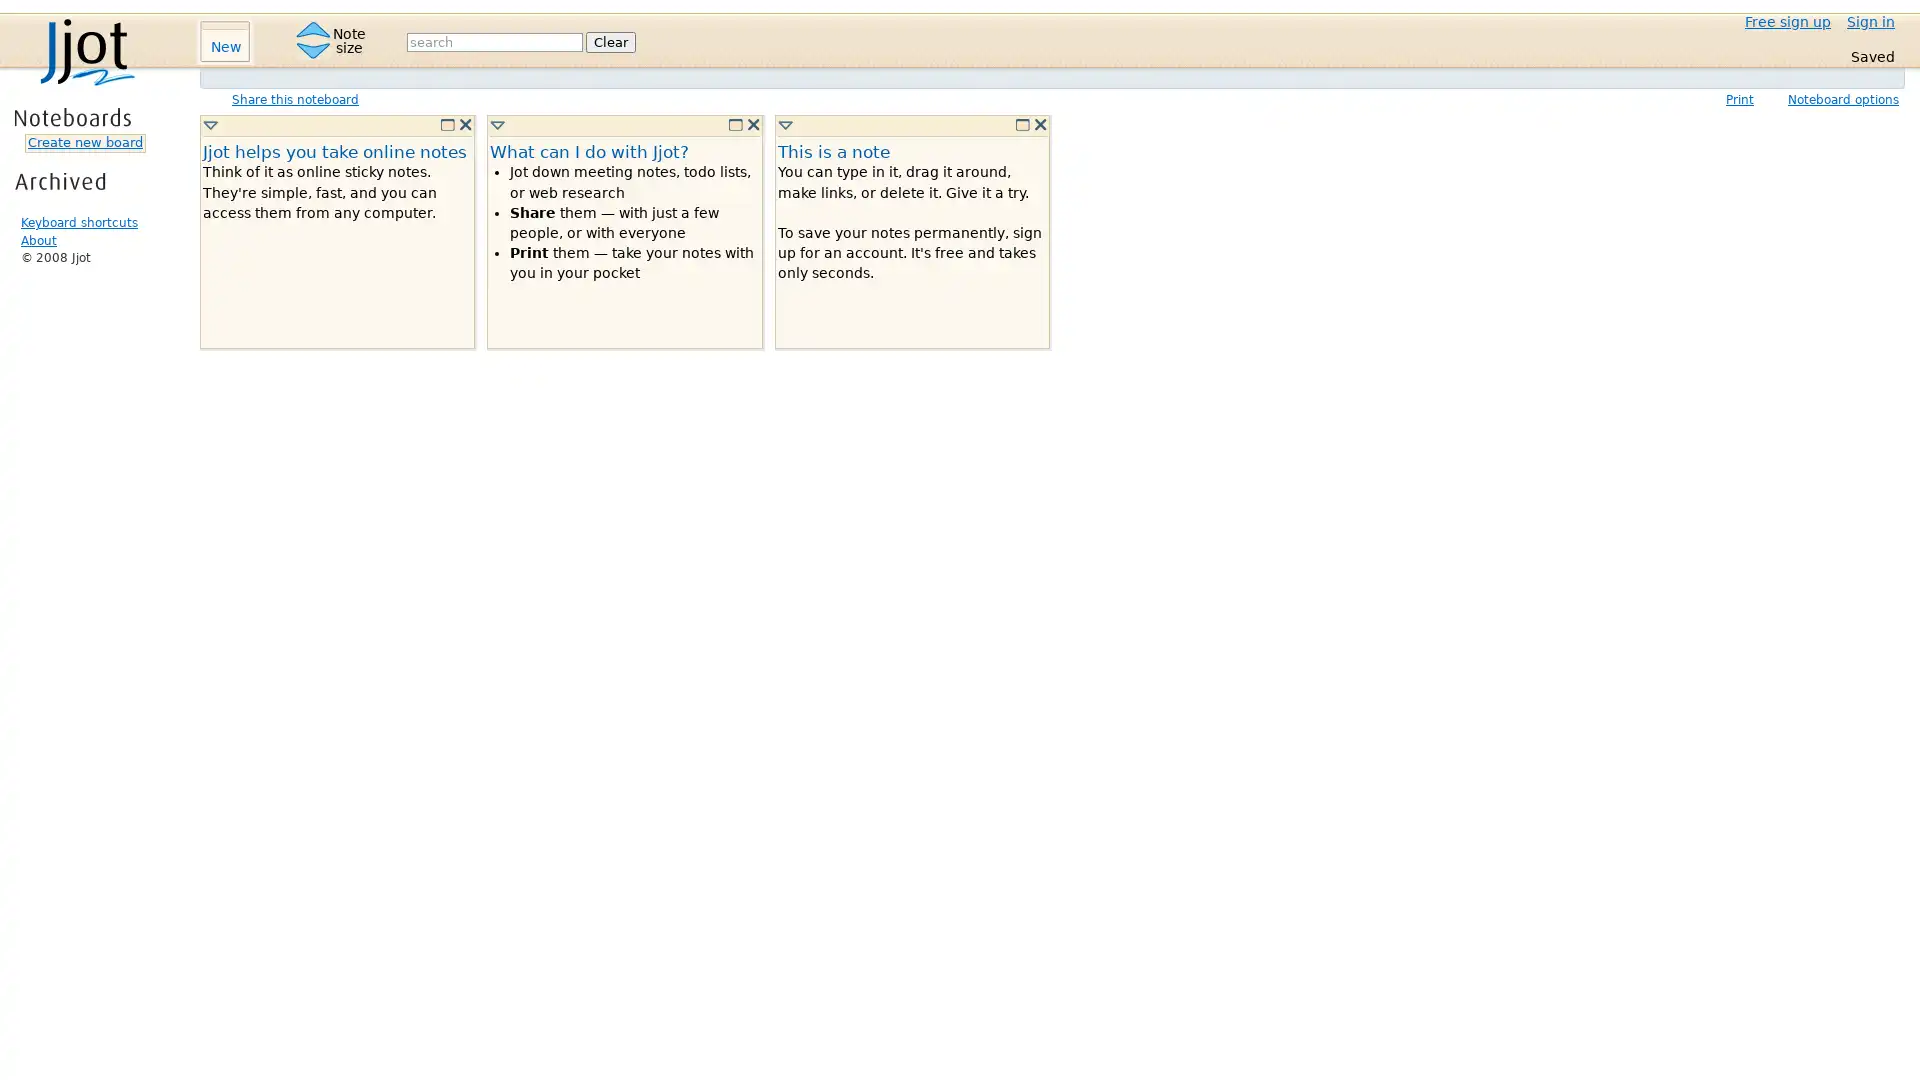 Image resolution: width=1920 pixels, height=1080 pixels. Describe the element at coordinates (609, 41) in the screenshot. I see `Clear` at that location.